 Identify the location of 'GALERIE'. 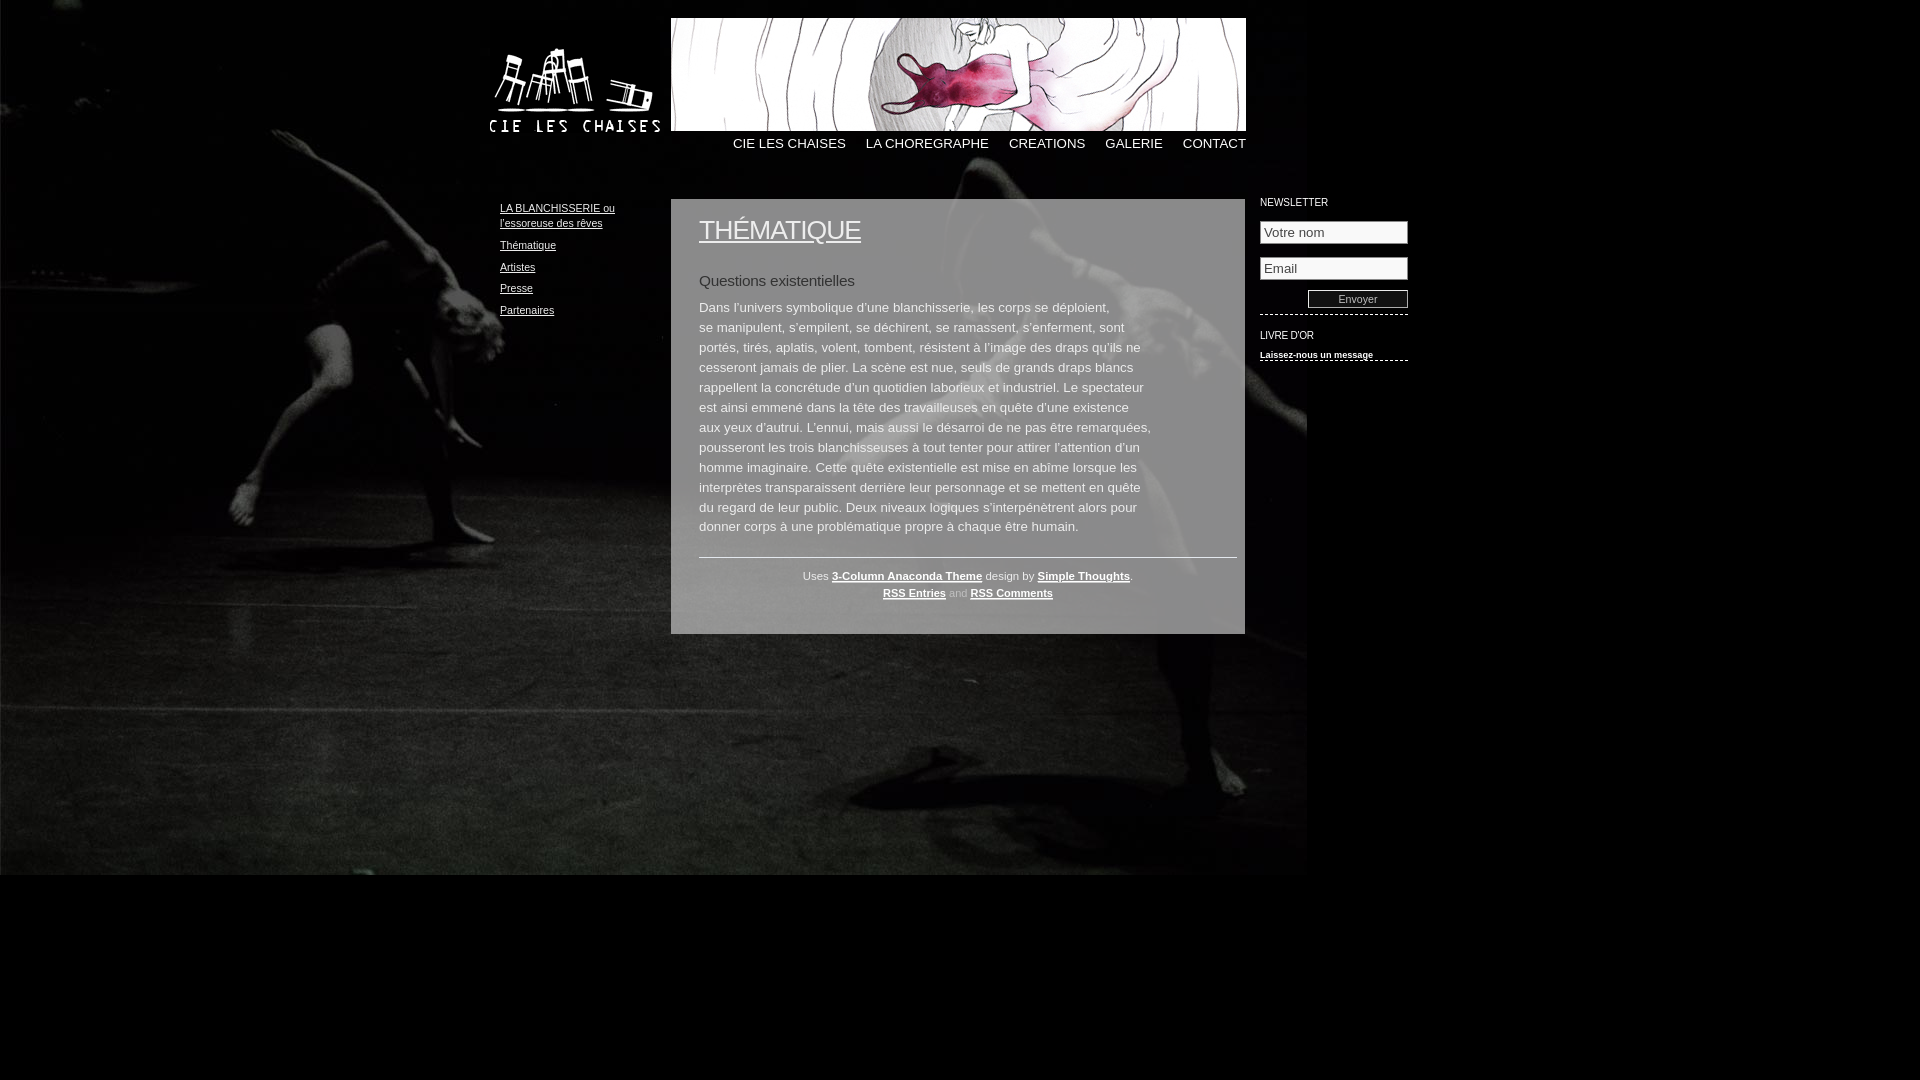
(1123, 142).